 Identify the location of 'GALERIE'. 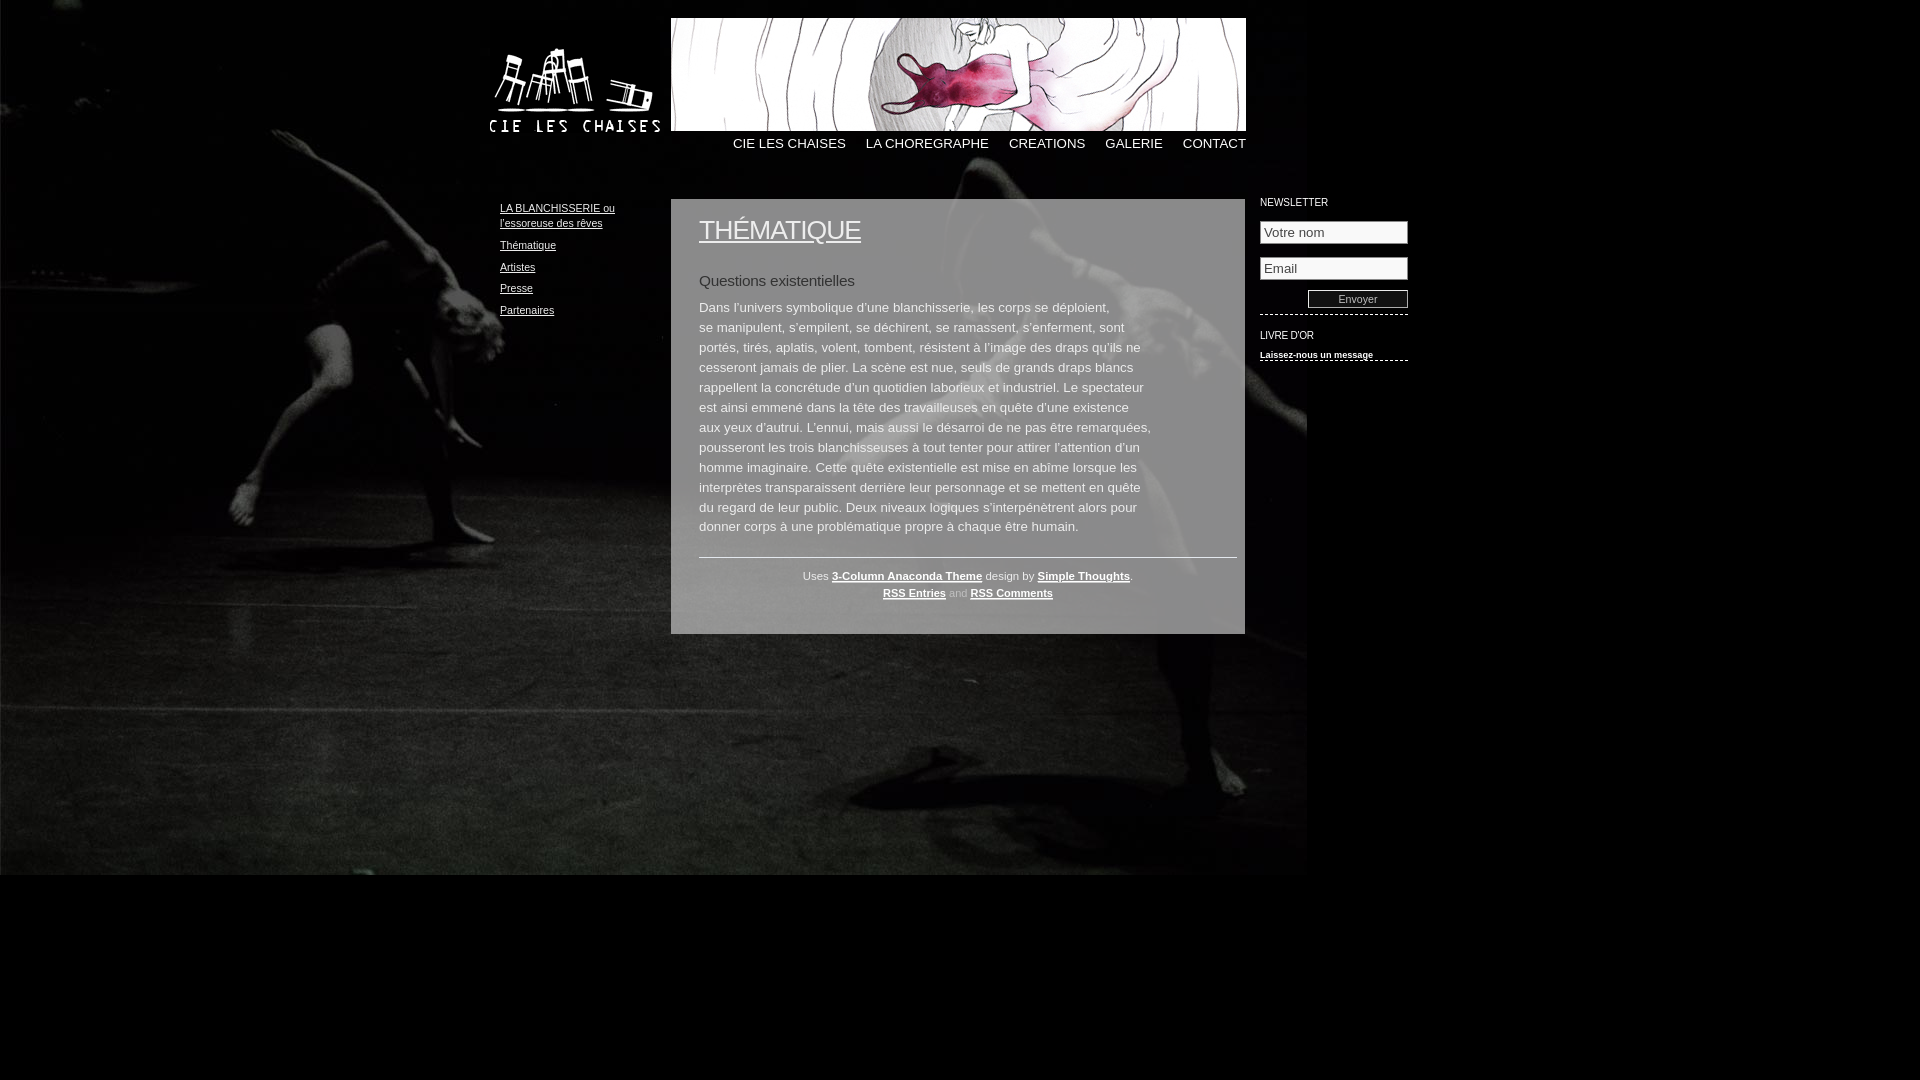
(1123, 142).